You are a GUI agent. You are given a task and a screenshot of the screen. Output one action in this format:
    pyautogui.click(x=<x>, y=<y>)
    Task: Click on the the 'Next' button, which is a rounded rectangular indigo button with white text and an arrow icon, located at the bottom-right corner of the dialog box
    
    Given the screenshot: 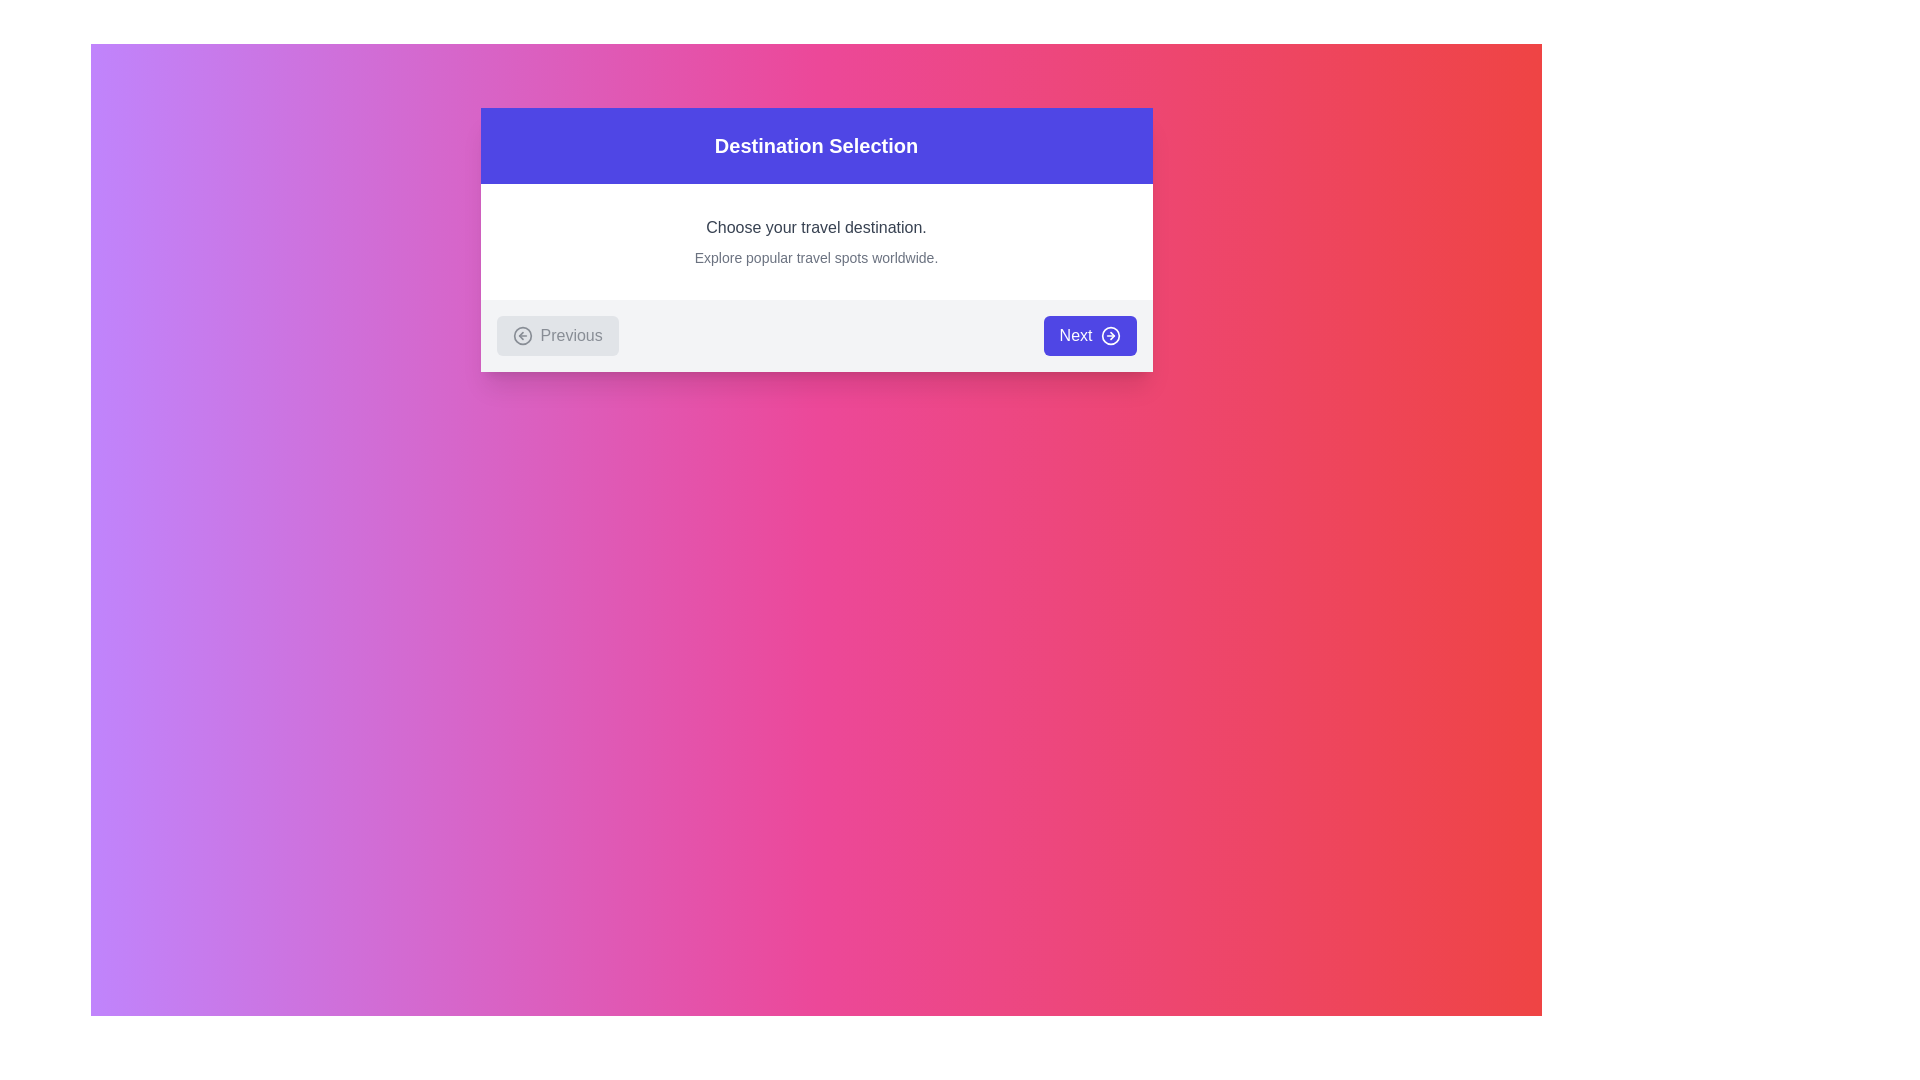 What is the action you would take?
    pyautogui.click(x=1088, y=334)
    